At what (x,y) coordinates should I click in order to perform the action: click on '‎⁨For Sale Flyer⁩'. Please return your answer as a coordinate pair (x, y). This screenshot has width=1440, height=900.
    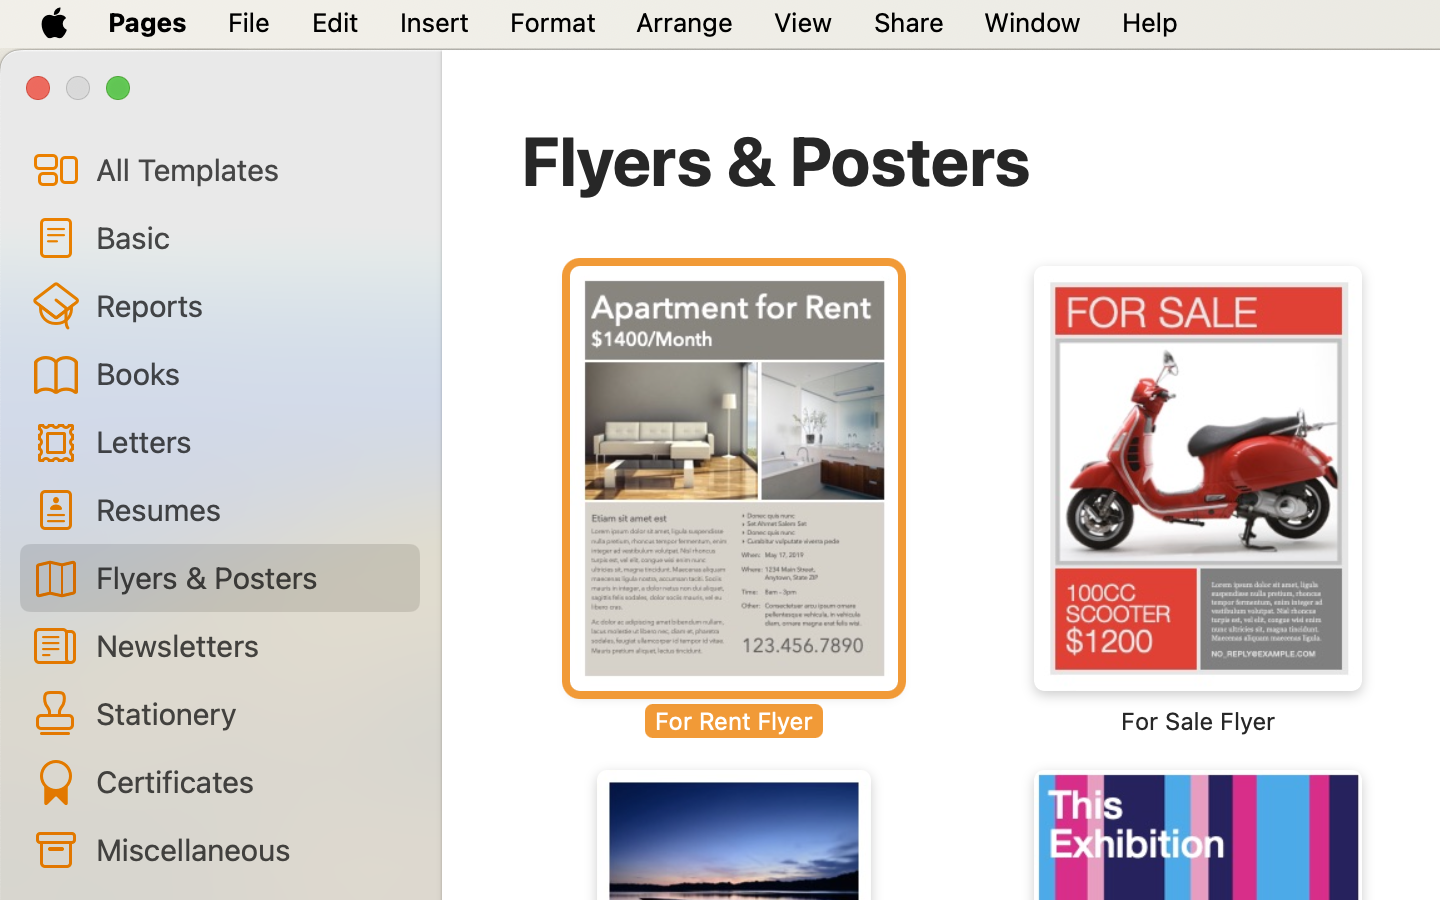
    Looking at the image, I should click on (1197, 500).